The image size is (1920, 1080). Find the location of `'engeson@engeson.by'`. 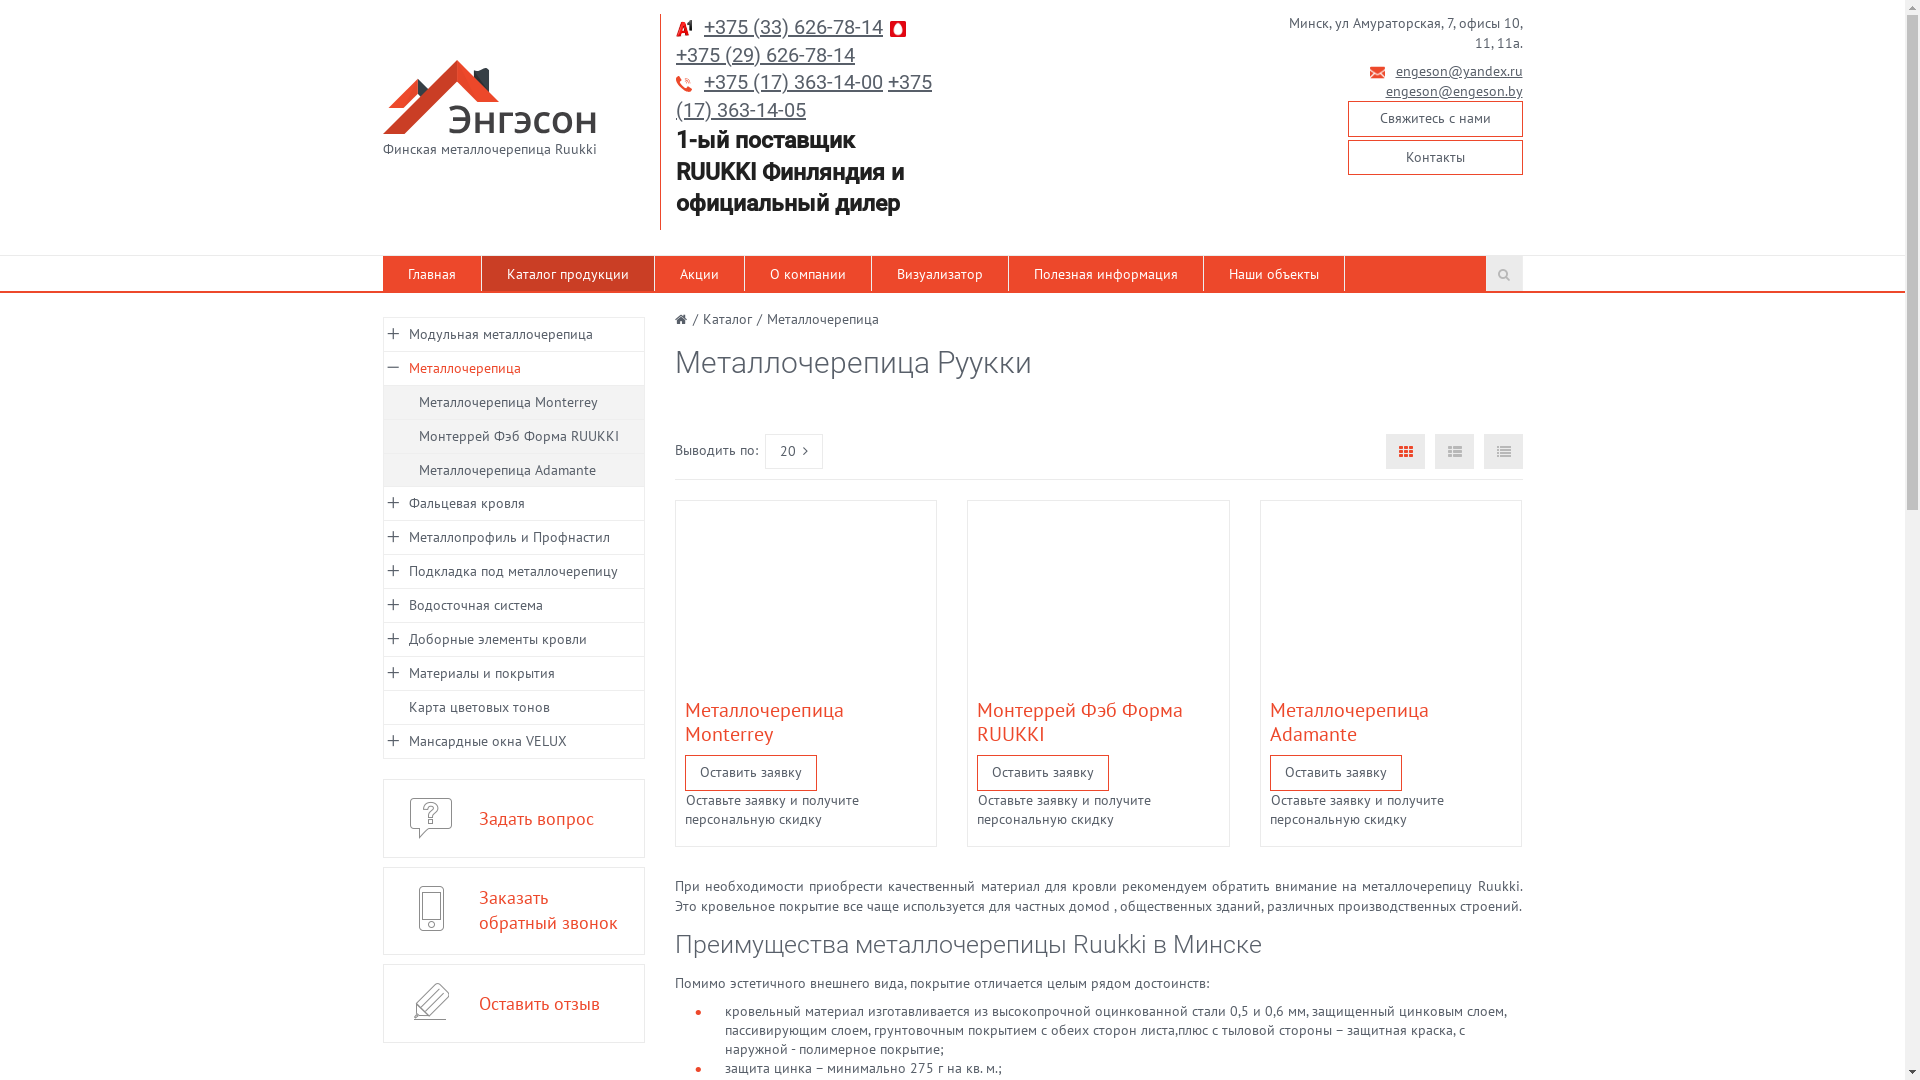

'engeson@engeson.by' is located at coordinates (1454, 91).